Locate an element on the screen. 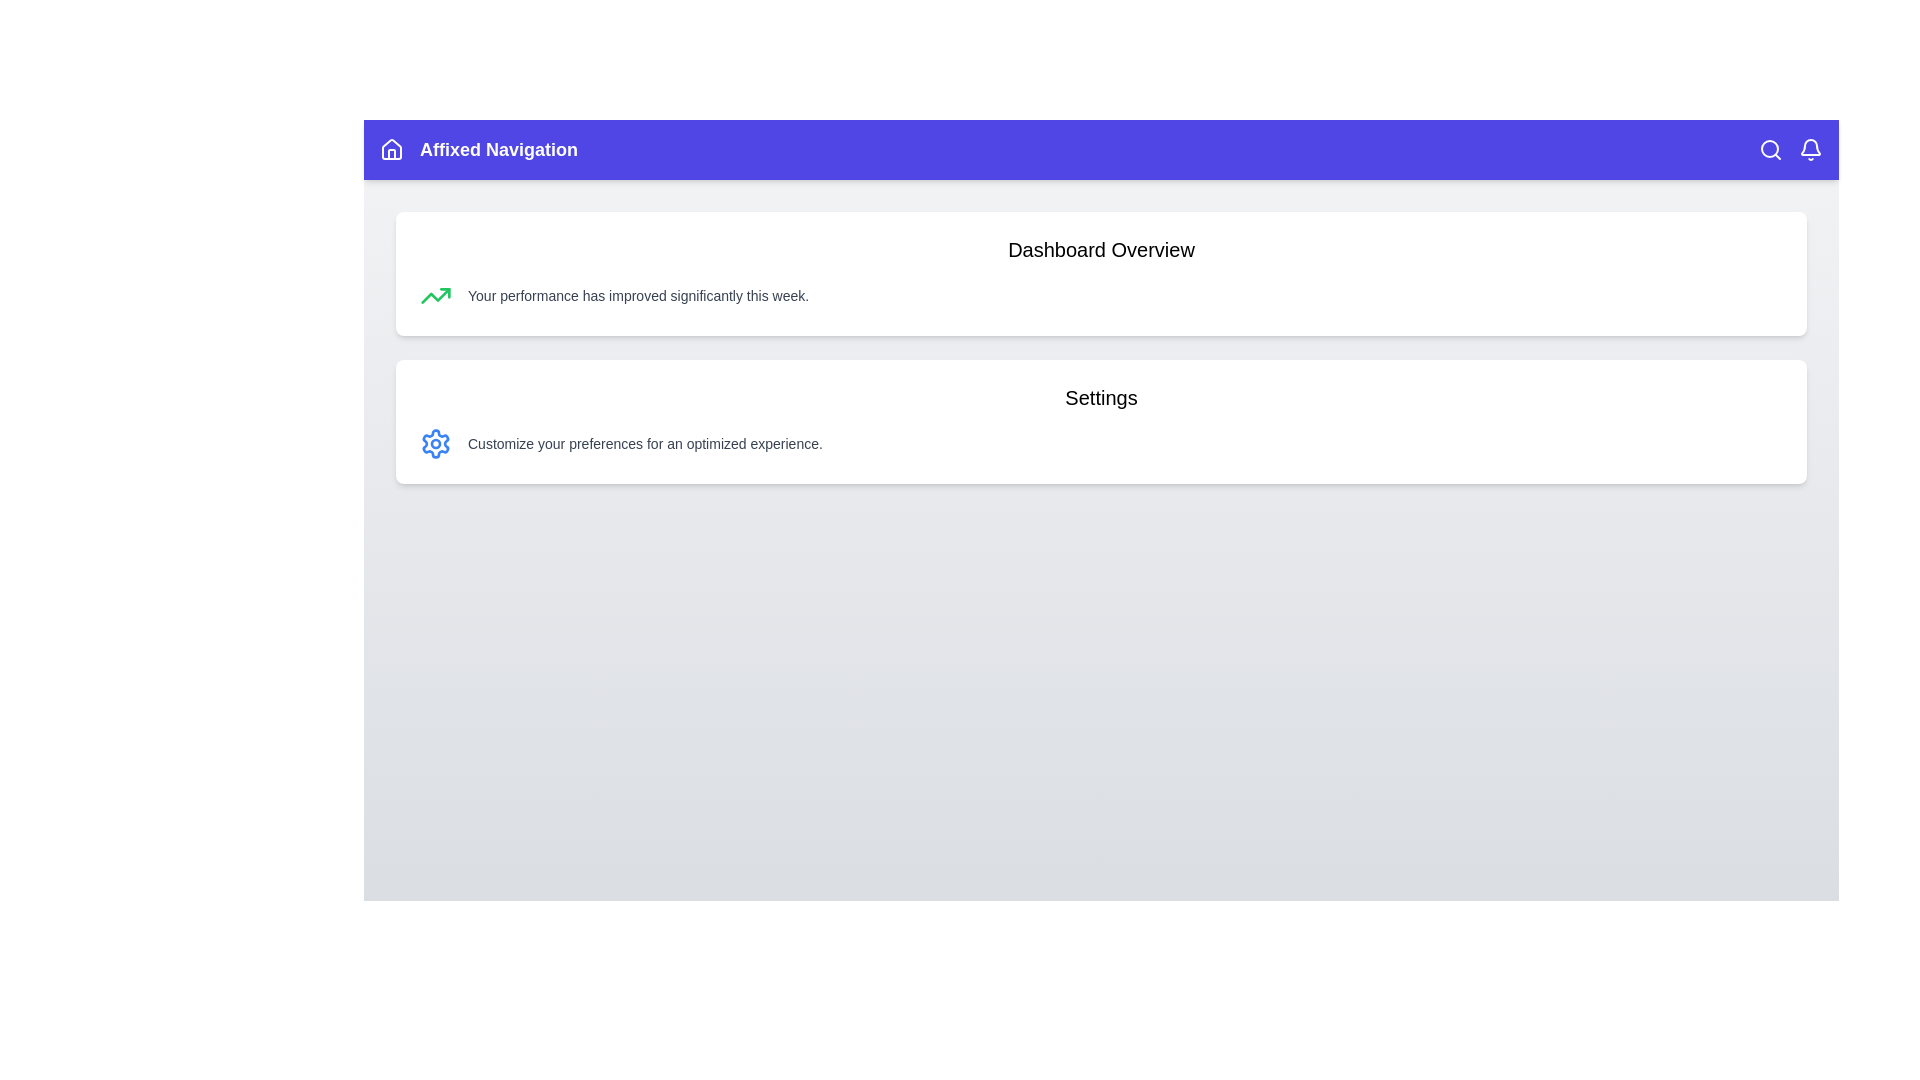 The height and width of the screenshot is (1080, 1920). the bell icon button located in the top-right corner of the blue navigation bar is located at coordinates (1810, 149).